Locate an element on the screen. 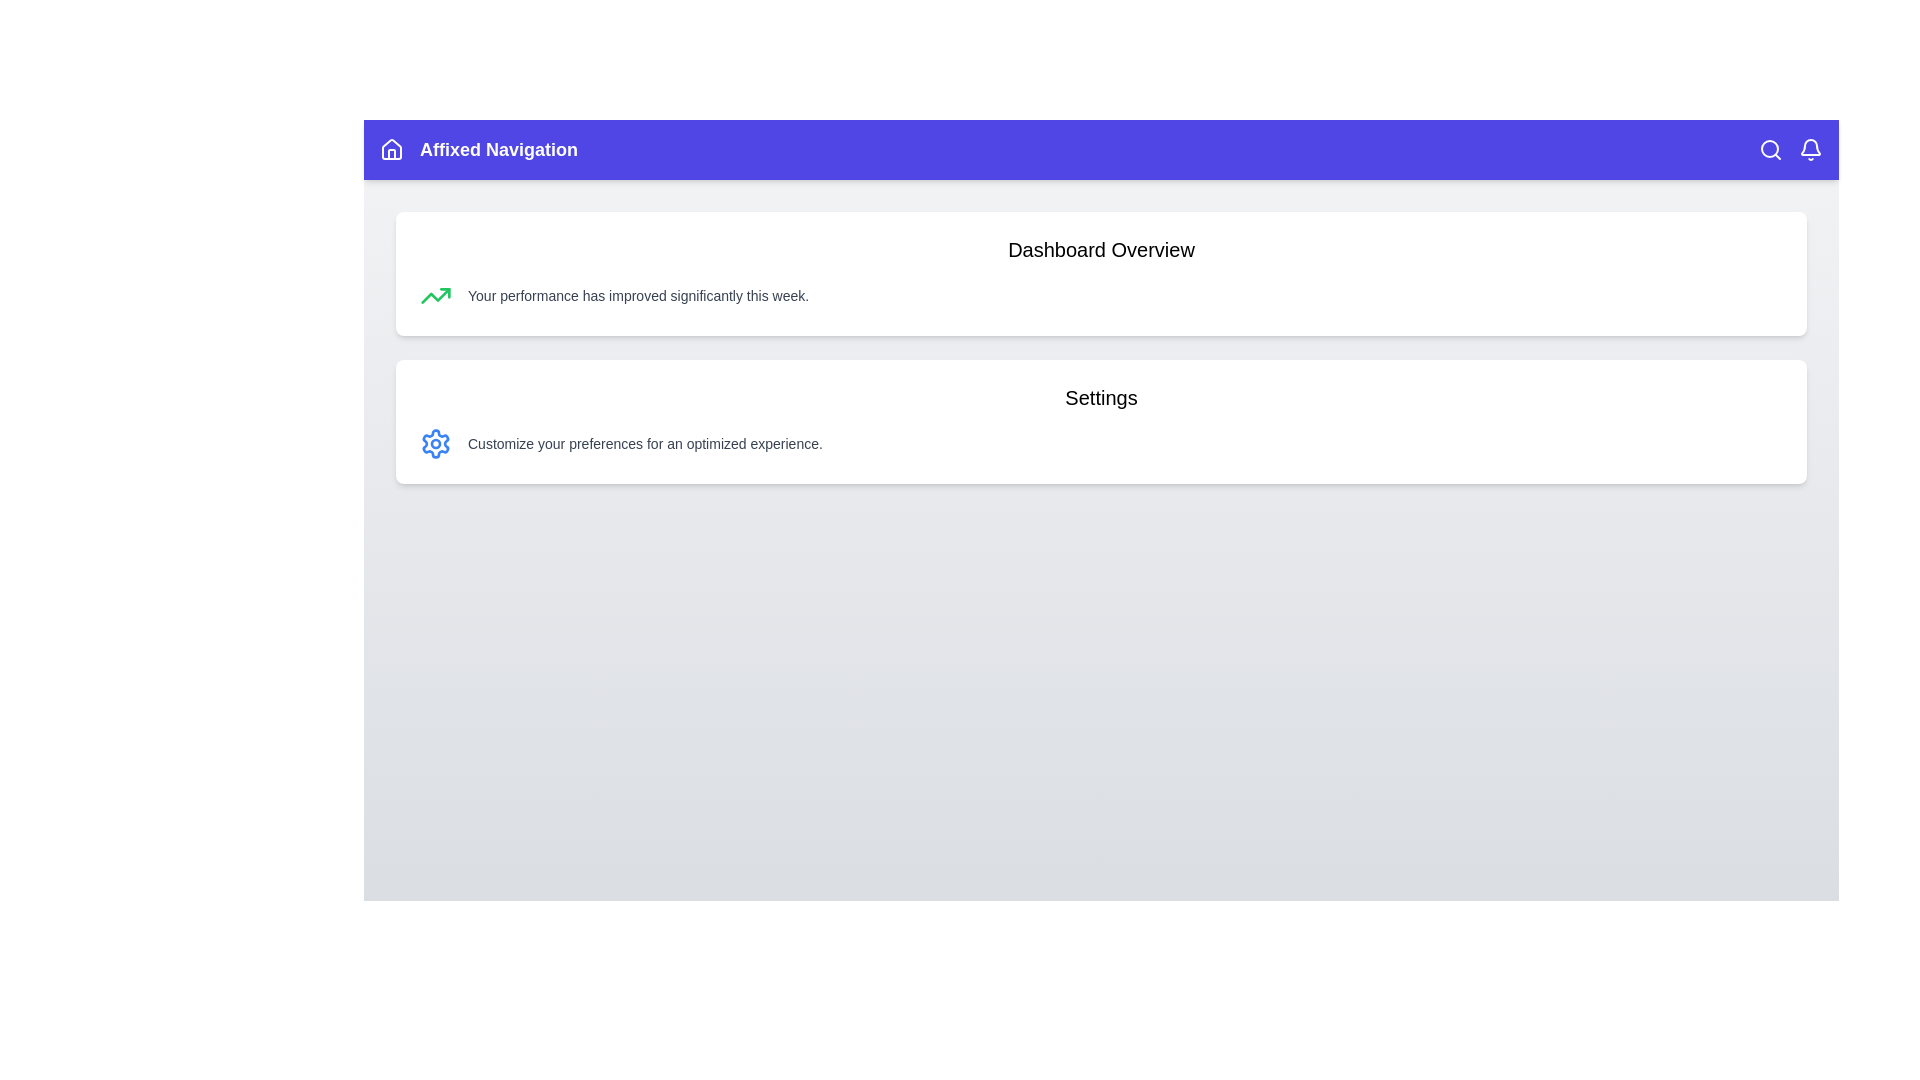 The height and width of the screenshot is (1080, 1920). the bell icon button located in the top-right corner of the blue navigation bar is located at coordinates (1810, 149).